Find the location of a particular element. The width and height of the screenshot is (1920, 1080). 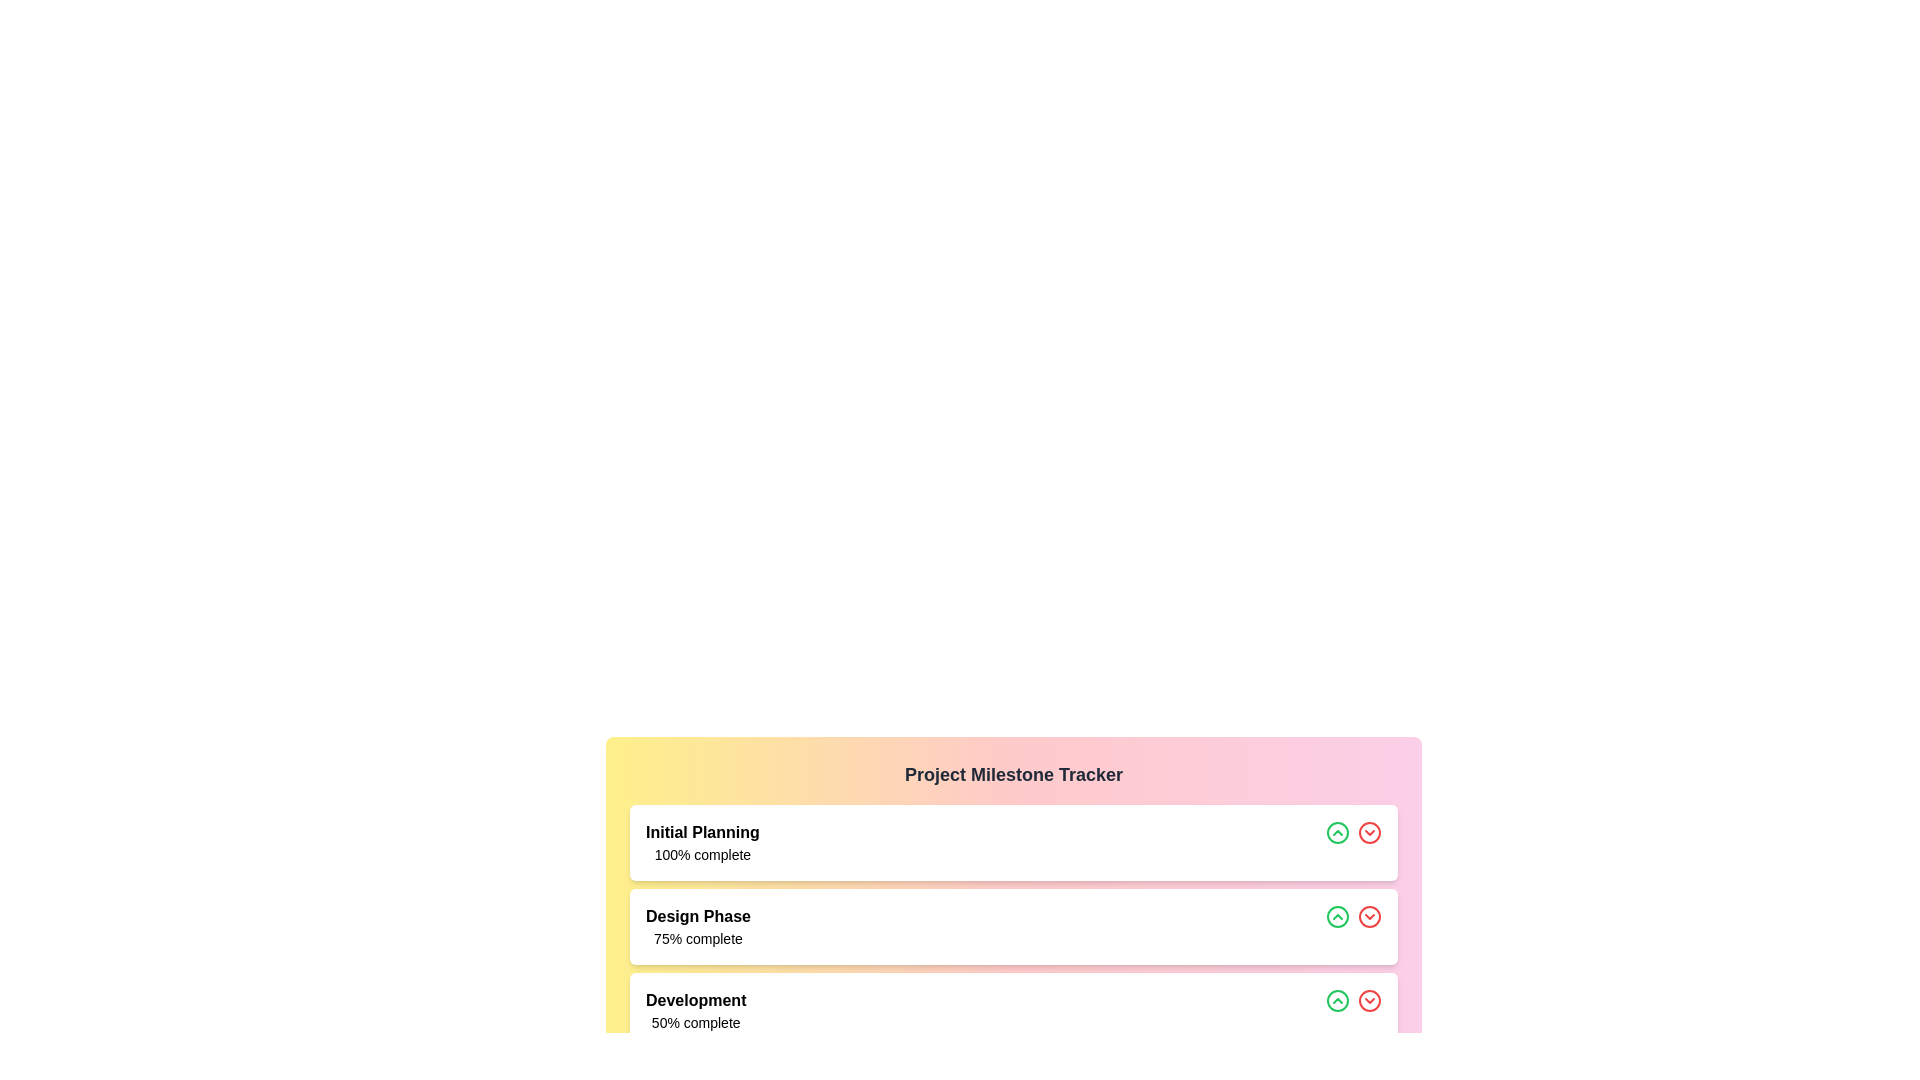

the interactive control button represented as an SVG graphic, located to the left of the downward-pointing chevron is located at coordinates (1338, 1001).